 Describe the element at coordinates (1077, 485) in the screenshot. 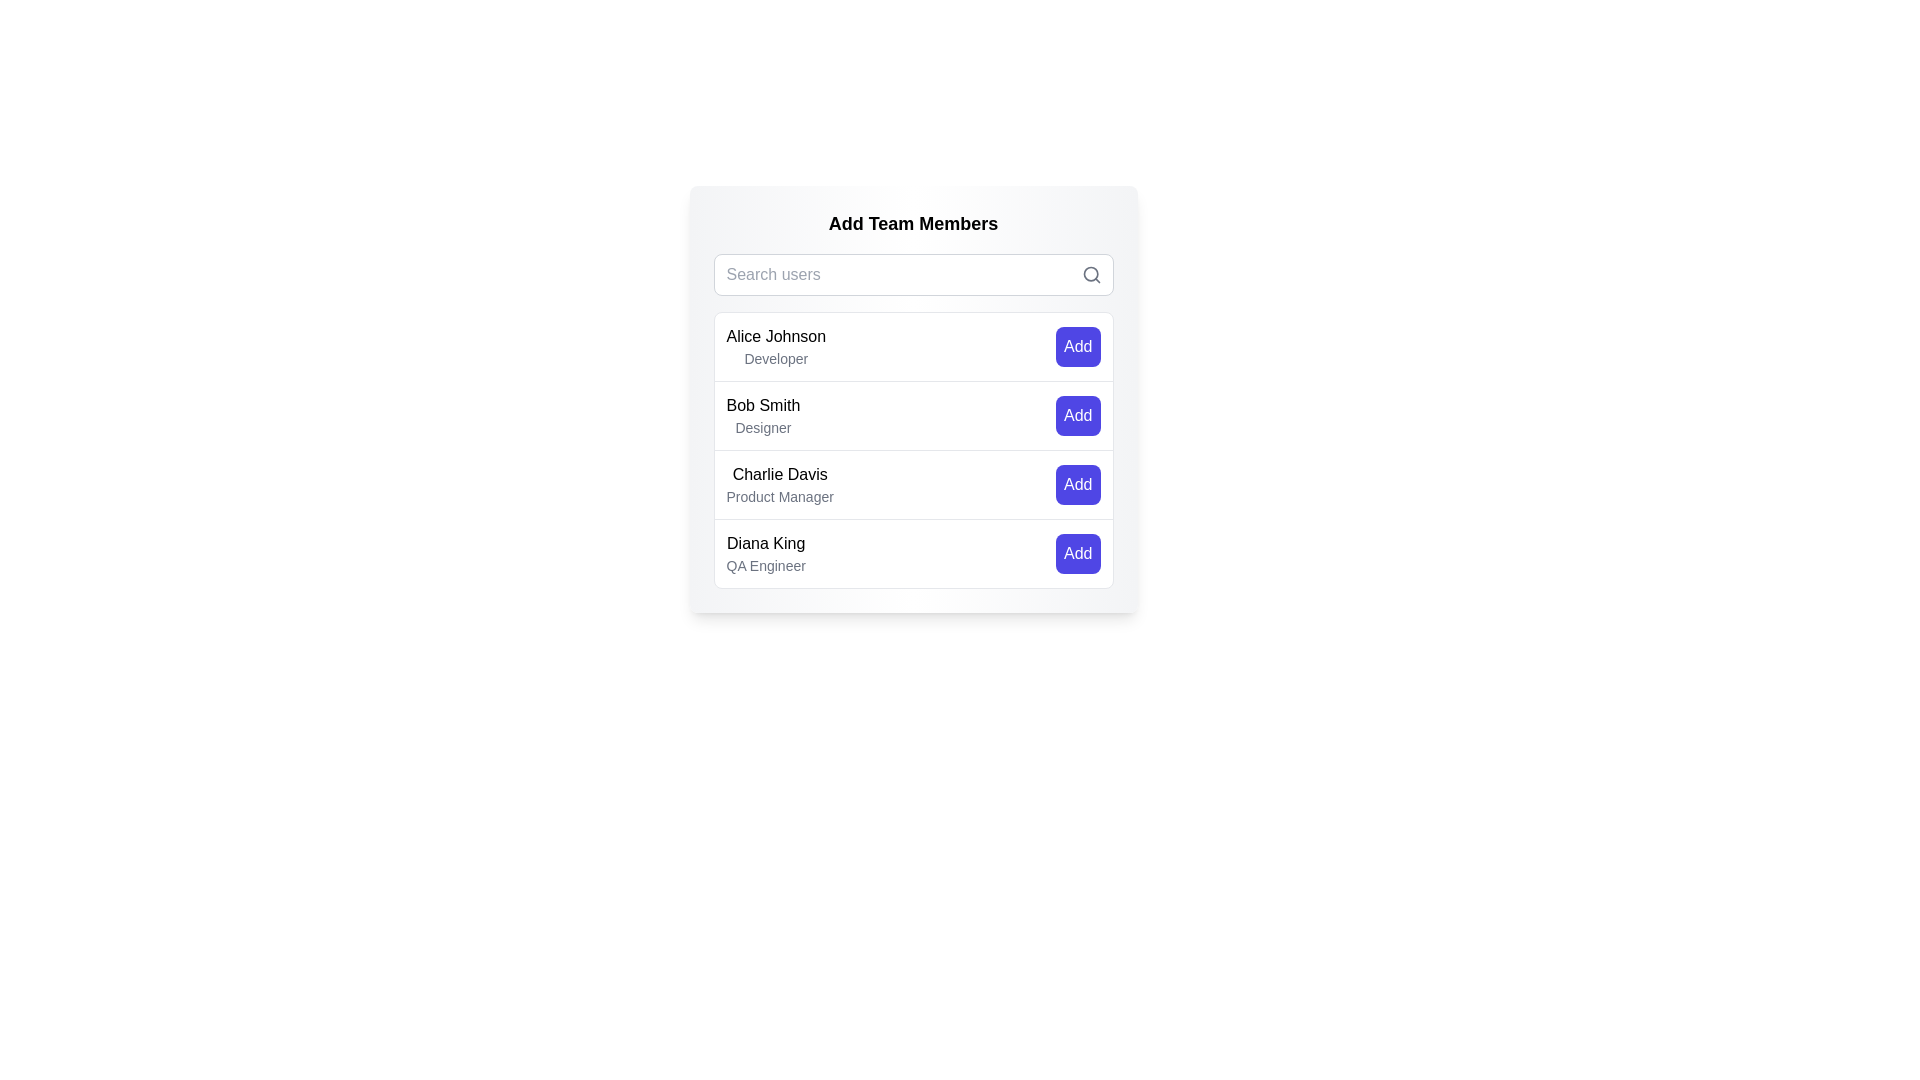

I see `the 'Add' button for 'Charlie Davis, Product Manager', which is the rightmost button in the row, to trigger a hover effect` at that location.